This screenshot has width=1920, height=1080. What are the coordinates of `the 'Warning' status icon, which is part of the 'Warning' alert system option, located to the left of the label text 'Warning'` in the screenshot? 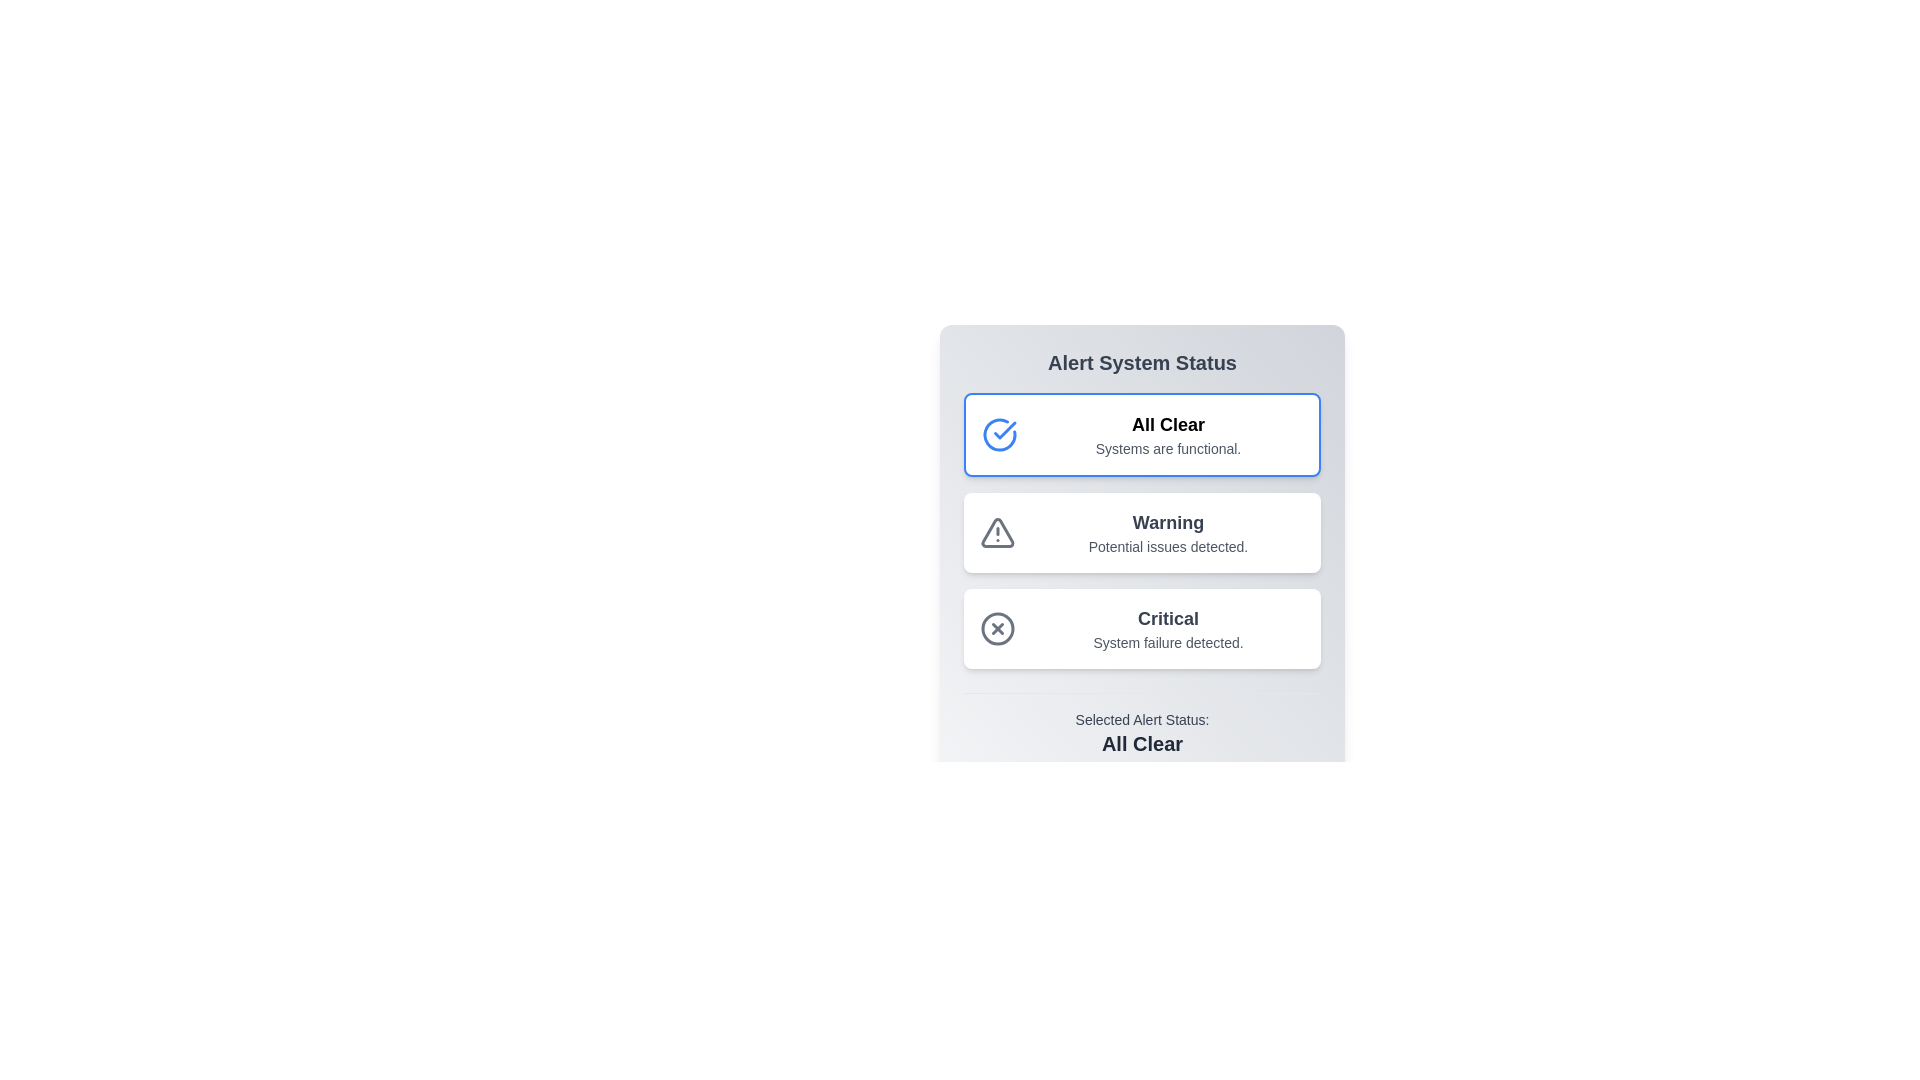 It's located at (998, 531).